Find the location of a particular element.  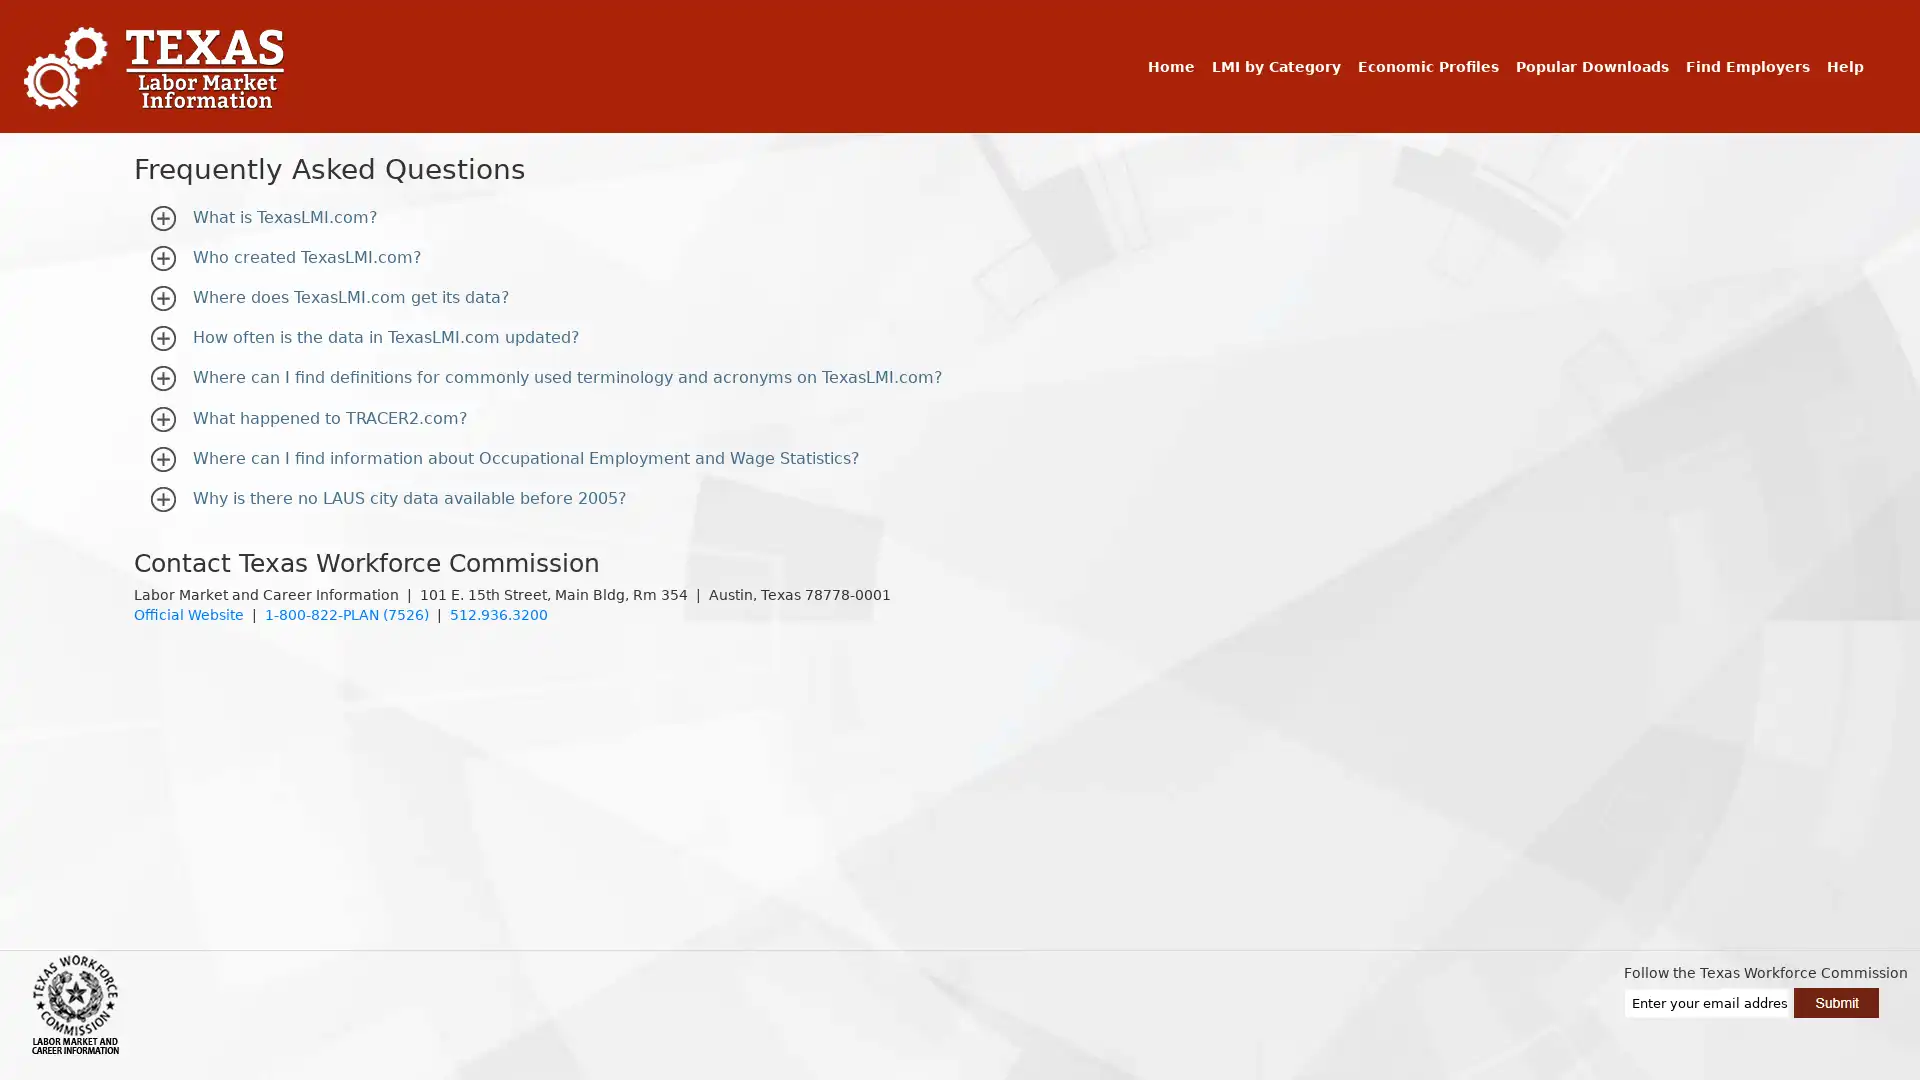

Where can I find information about Occupational Employment and Wage Statistics? is located at coordinates (958, 457).